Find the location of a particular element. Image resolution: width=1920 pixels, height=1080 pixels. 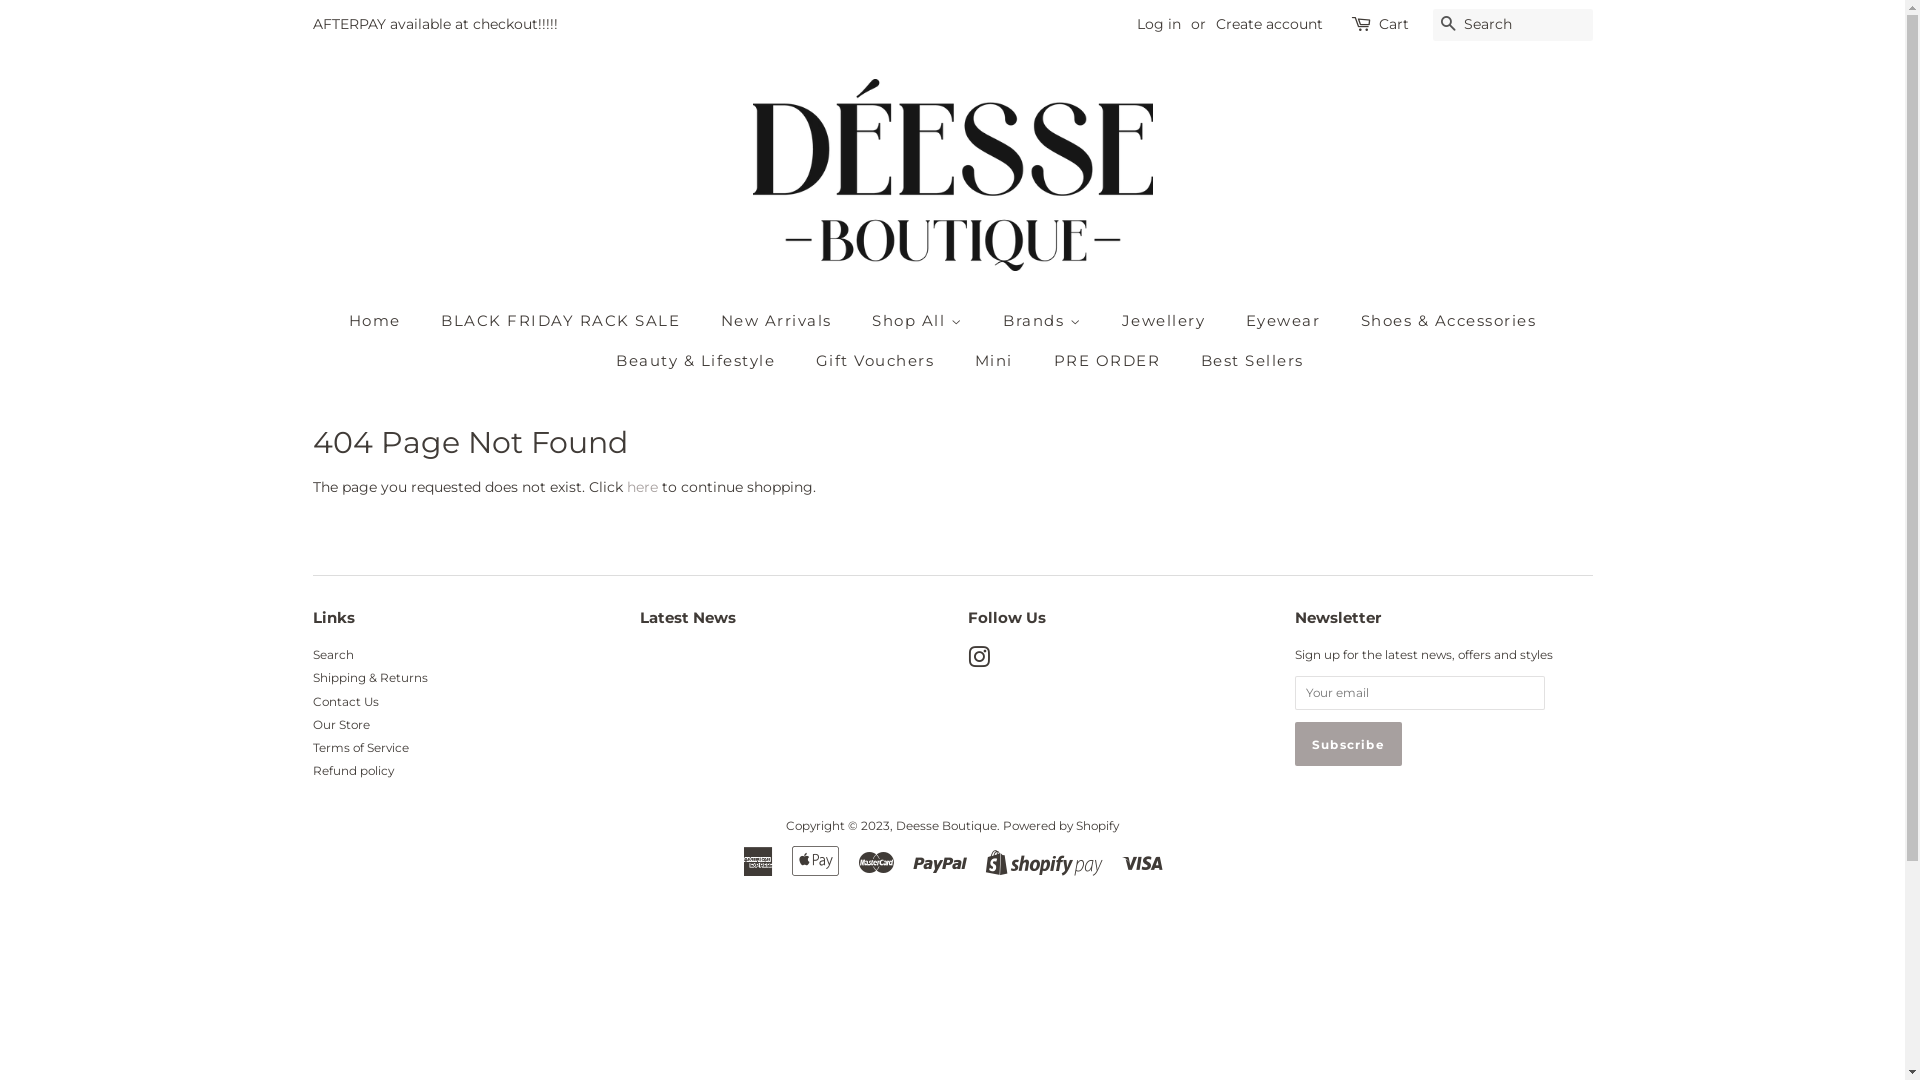

'Eyewear' is located at coordinates (1286, 319).